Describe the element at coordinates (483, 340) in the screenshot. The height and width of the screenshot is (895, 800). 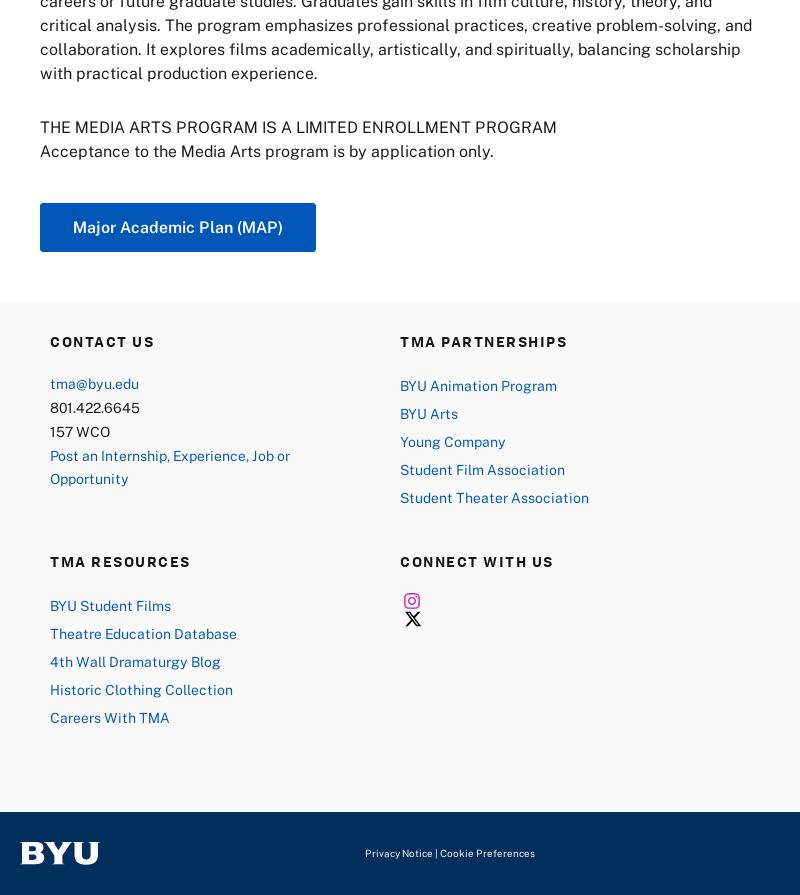
I see `'TMA Partnerships'` at that location.